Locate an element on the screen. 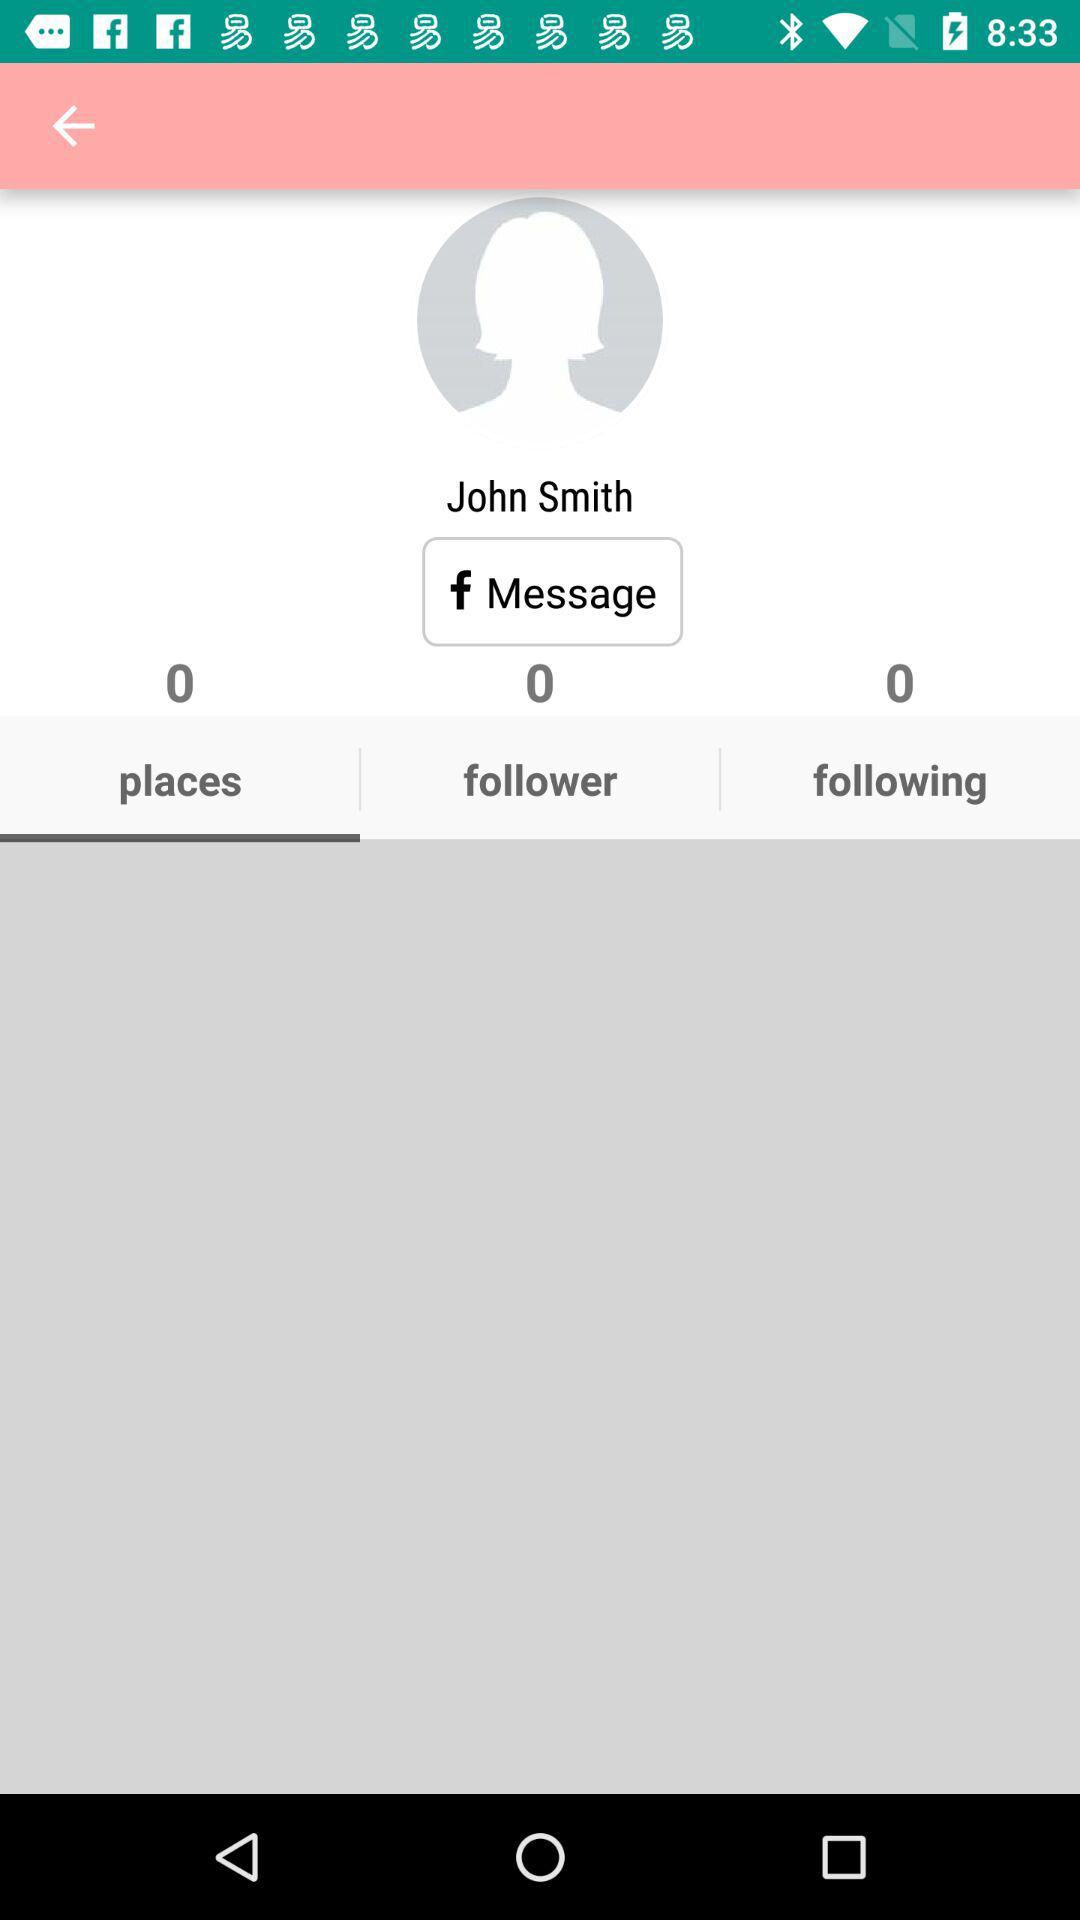 The height and width of the screenshot is (1920, 1080). following app is located at coordinates (898, 778).